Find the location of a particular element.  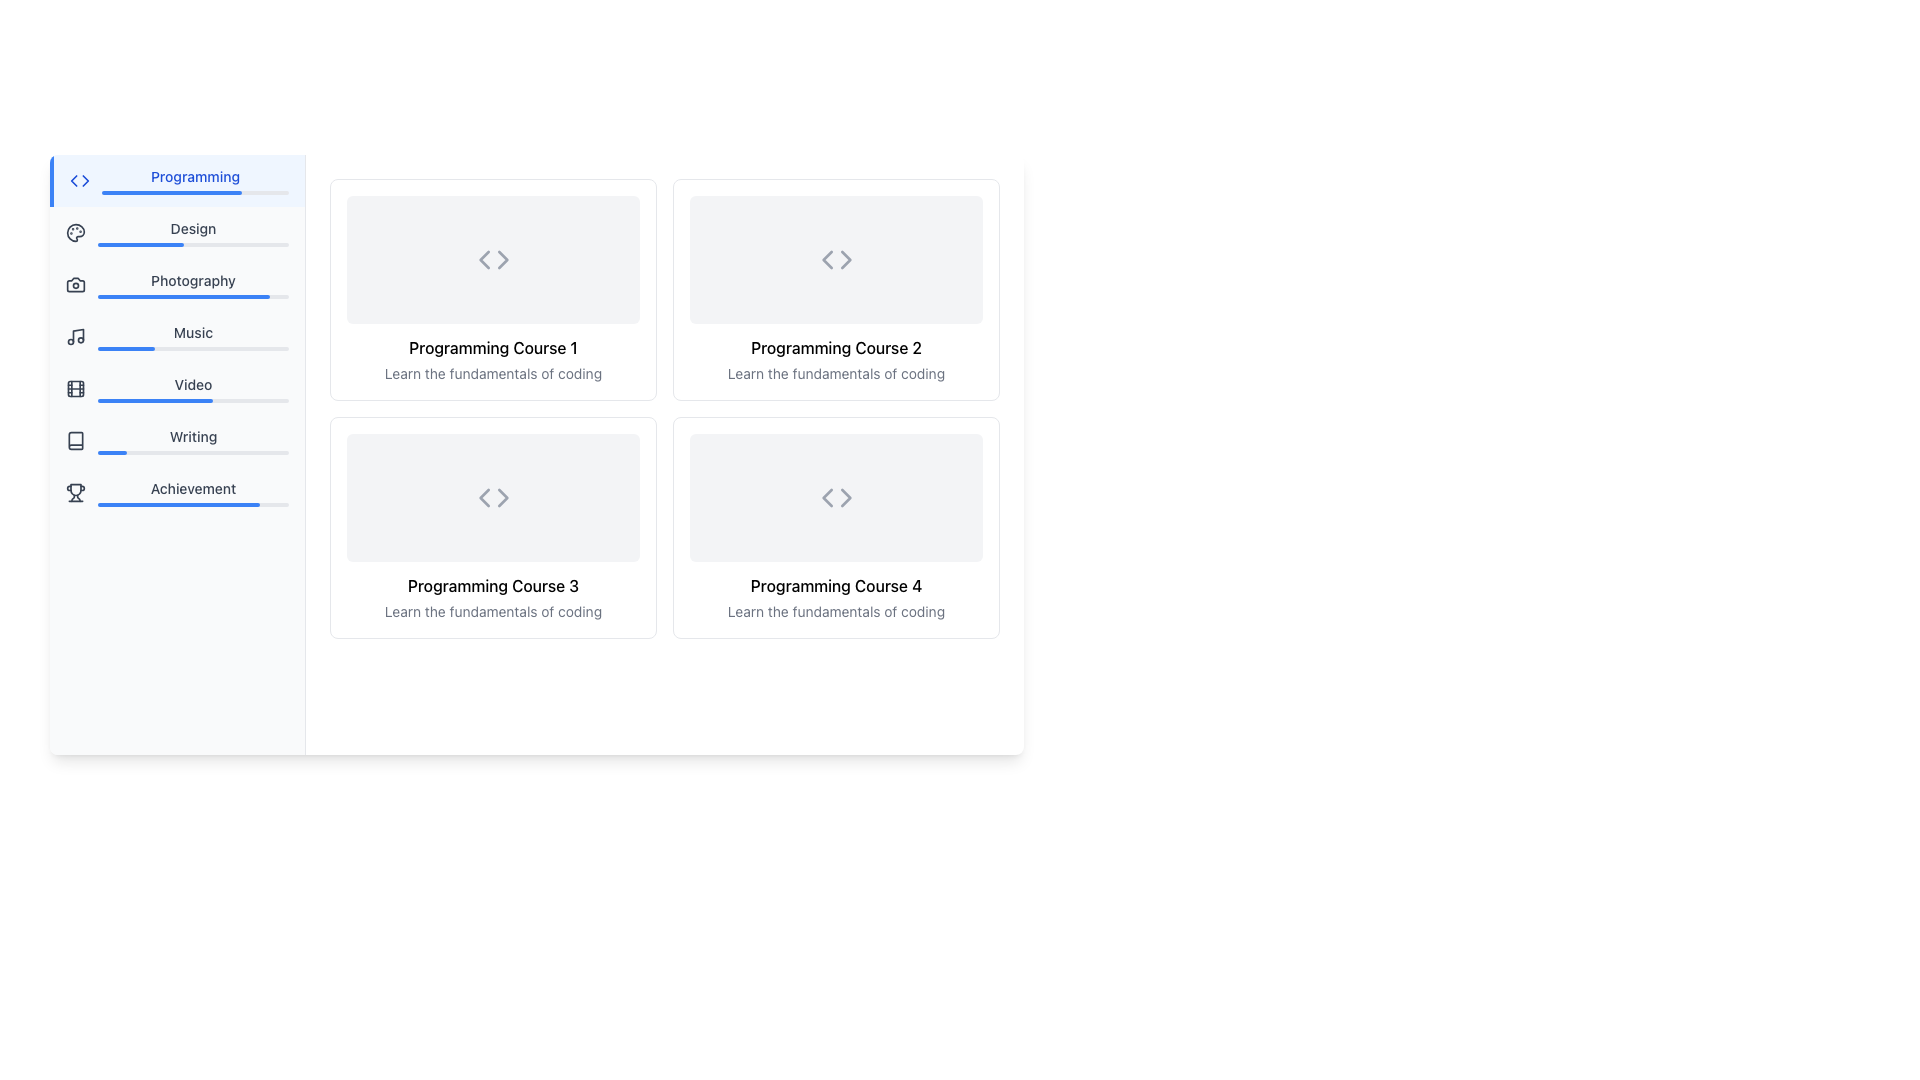

the progress bar is located at coordinates (268, 401).